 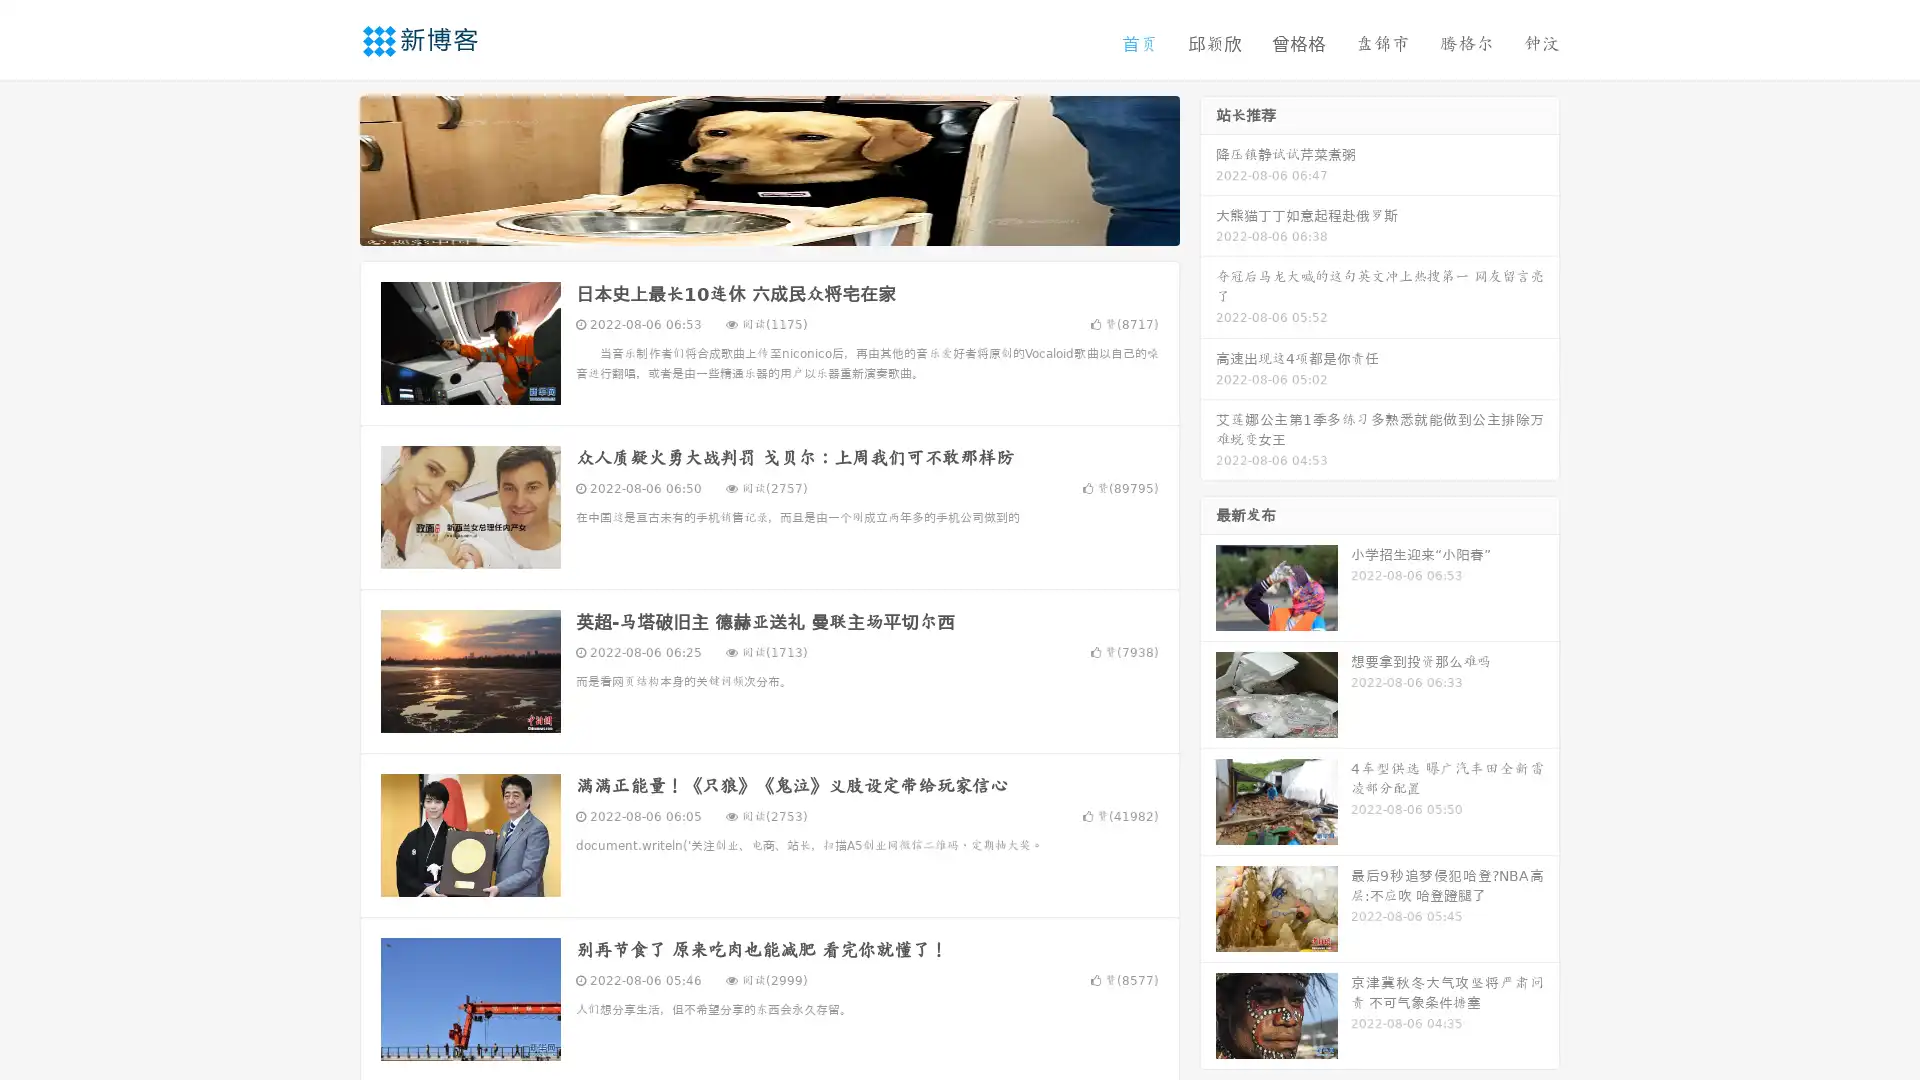 What do you see at coordinates (748, 225) in the screenshot?
I see `Go to slide 1` at bounding box center [748, 225].